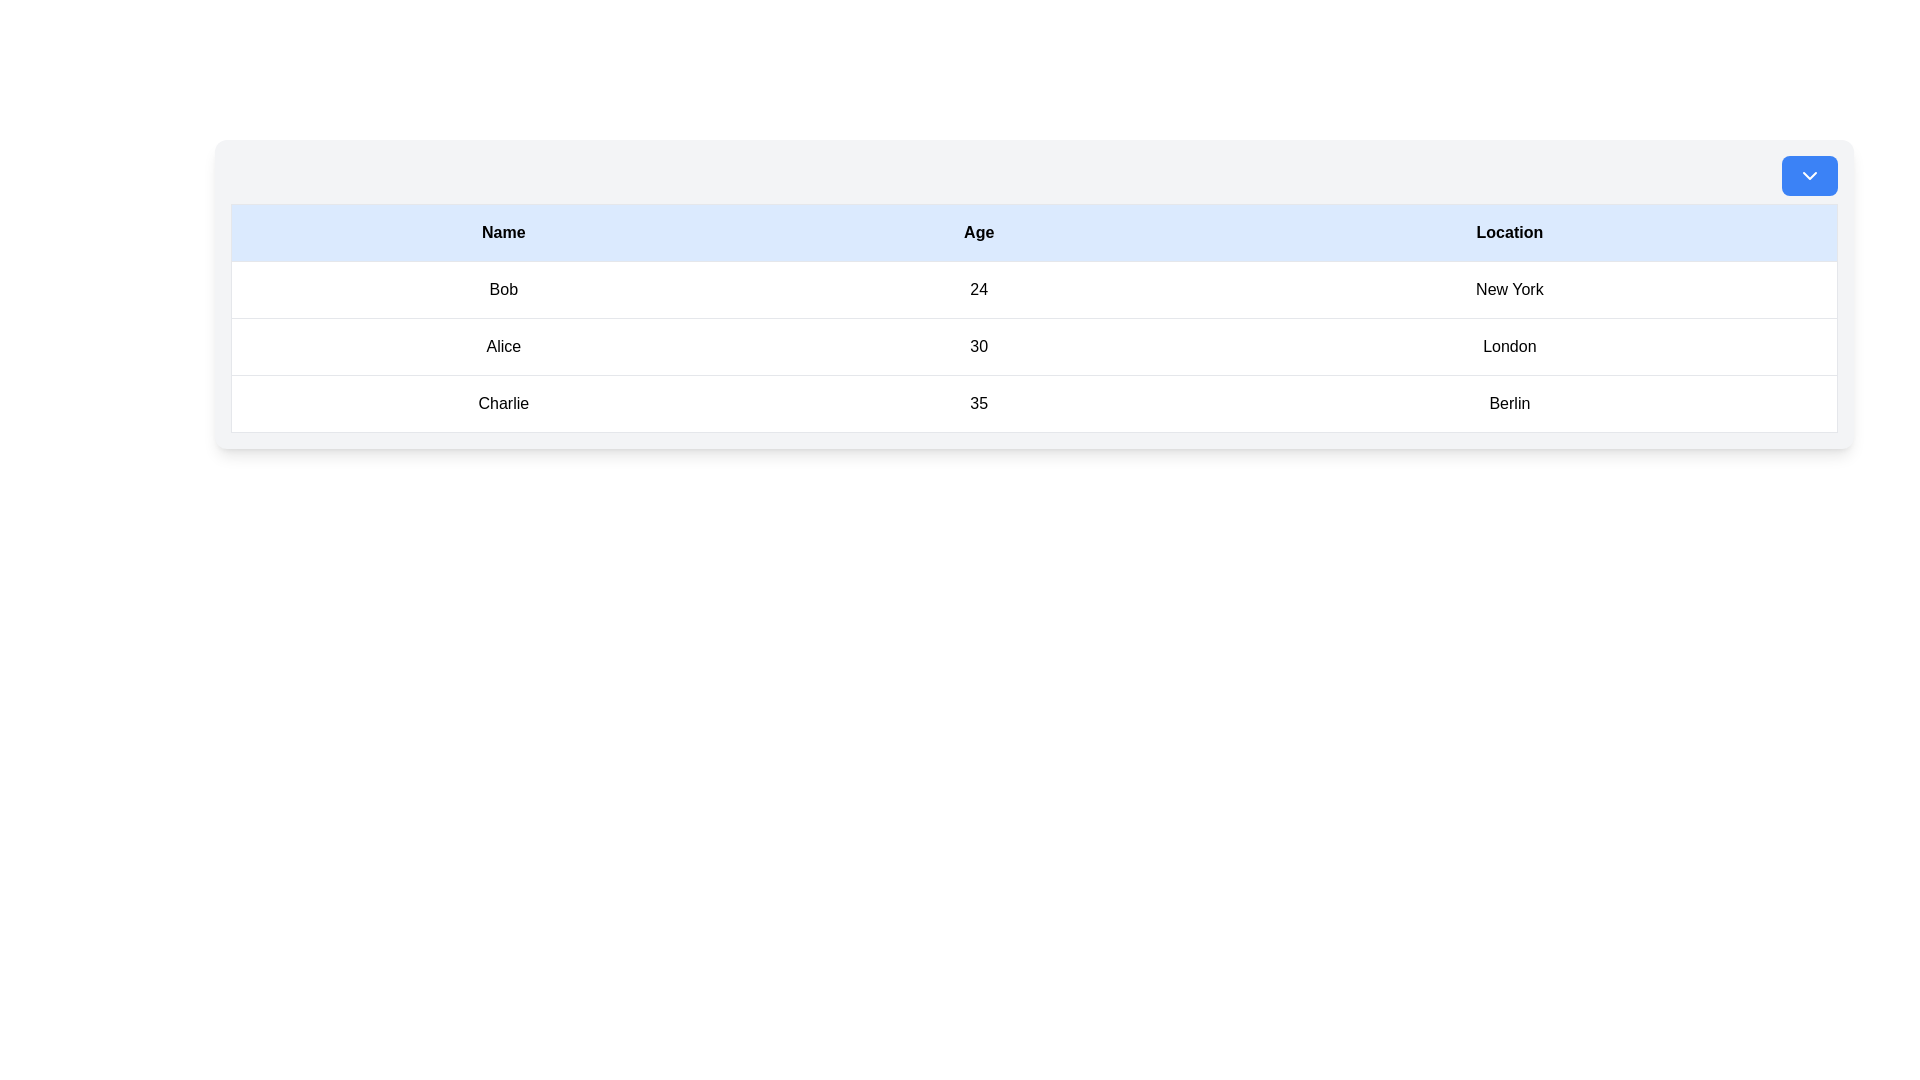 The height and width of the screenshot is (1080, 1920). What do you see at coordinates (1510, 404) in the screenshot?
I see `the Text label that specifies the location associated with the row for 'Charlie' in the table under the 'Location' column, positioned to the right of 'Charlie' and '35'` at bounding box center [1510, 404].